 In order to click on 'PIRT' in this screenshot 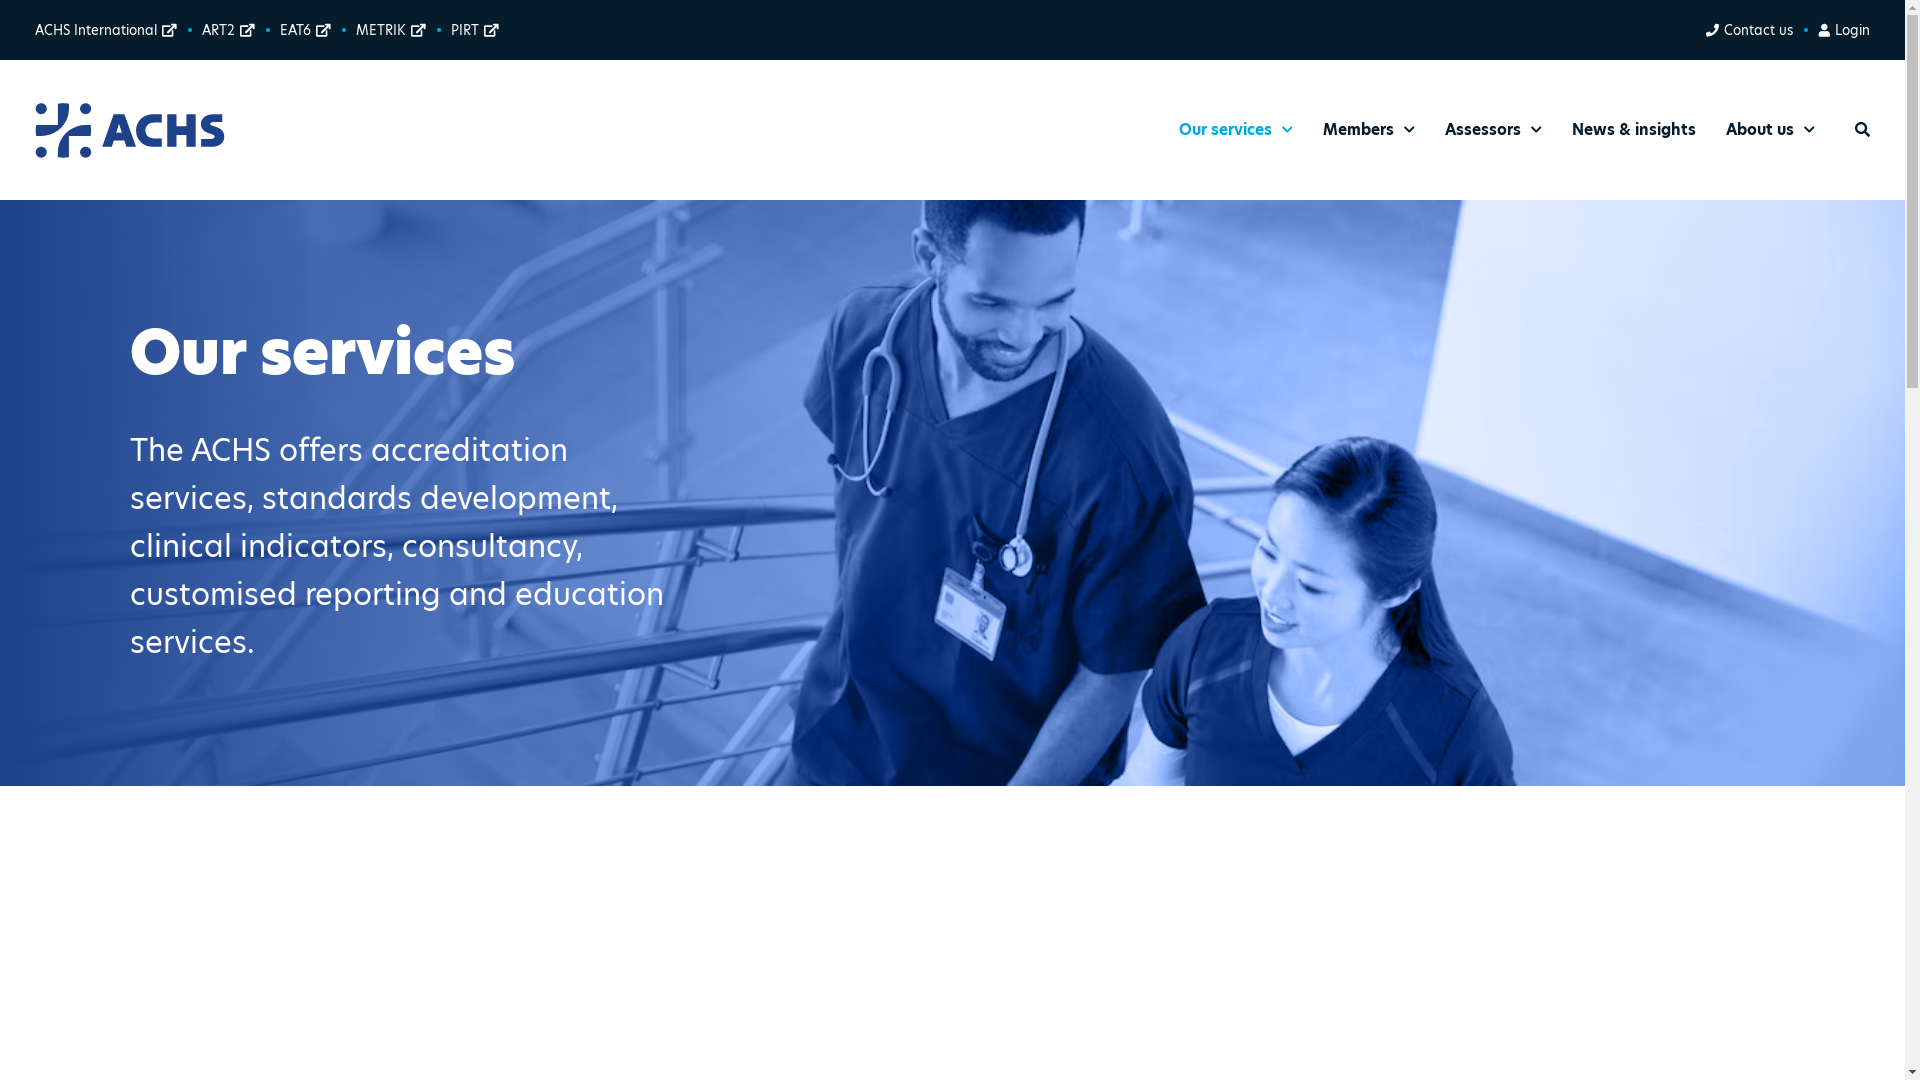, I will do `click(474, 30)`.